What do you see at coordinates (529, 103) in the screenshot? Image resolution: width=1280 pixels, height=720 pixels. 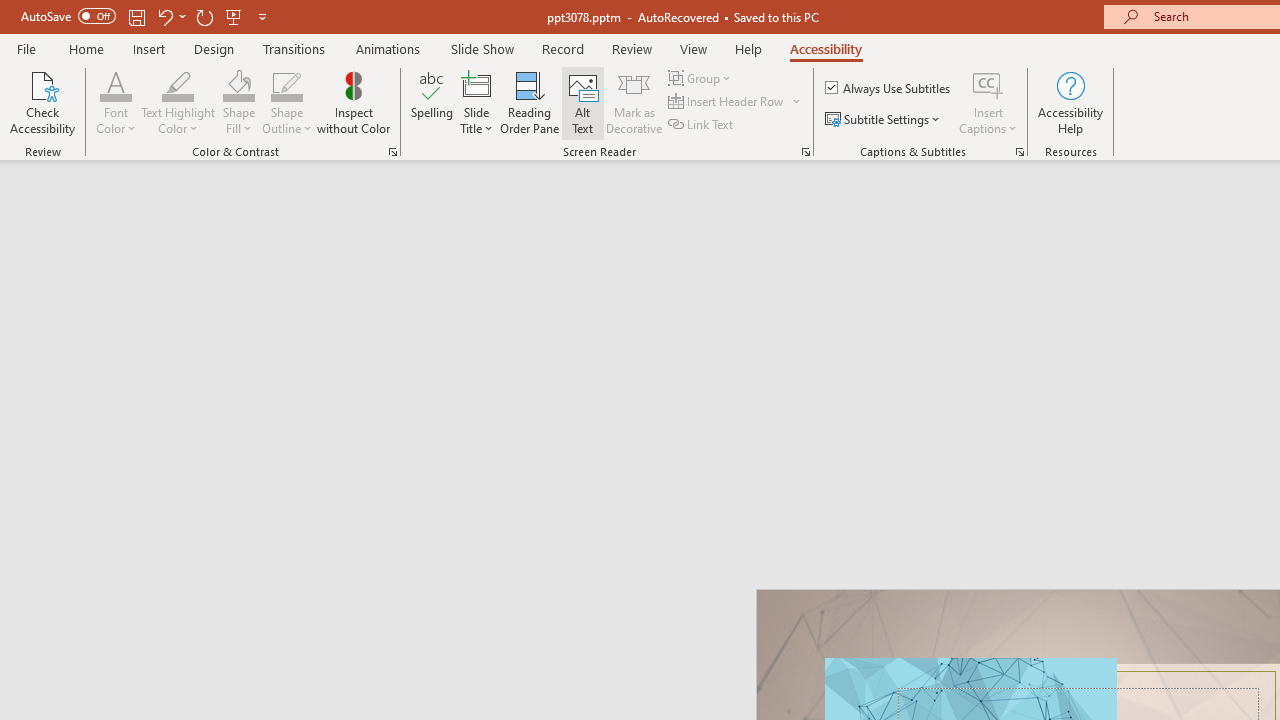 I see `'Reading Order Pane'` at bounding box center [529, 103].